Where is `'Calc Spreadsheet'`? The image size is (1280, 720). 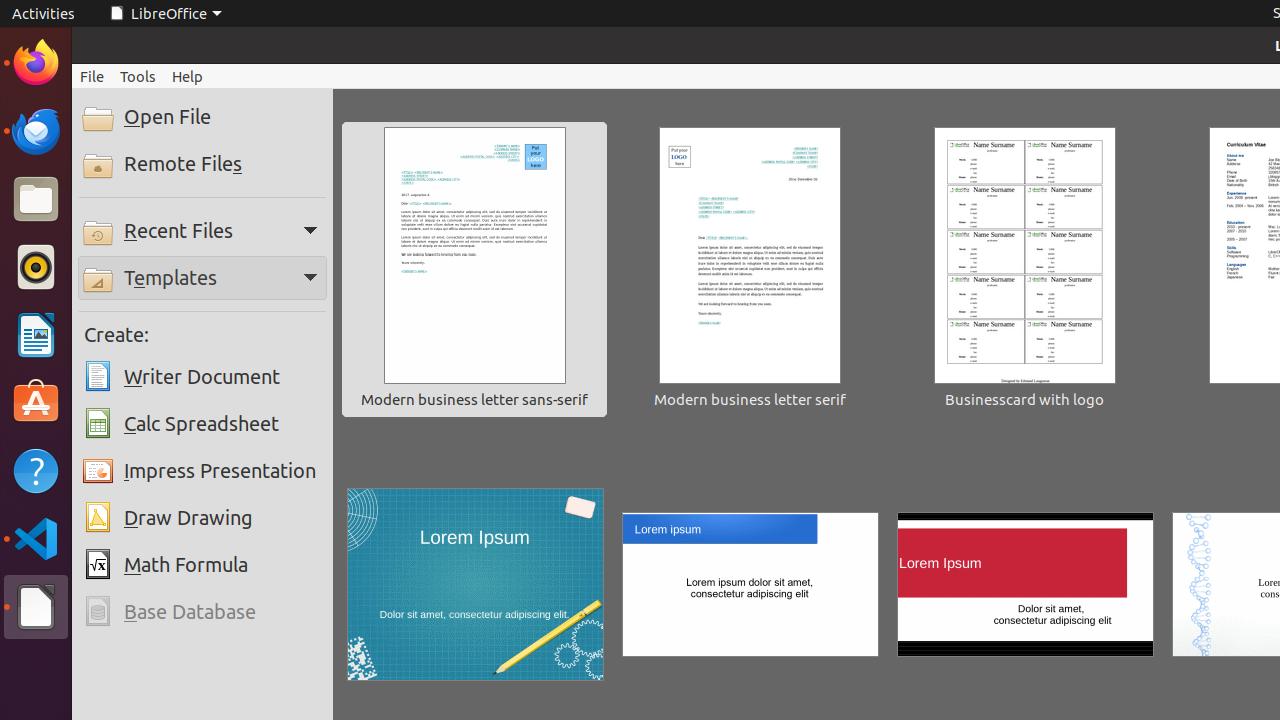
'Calc Spreadsheet' is located at coordinates (202, 423).